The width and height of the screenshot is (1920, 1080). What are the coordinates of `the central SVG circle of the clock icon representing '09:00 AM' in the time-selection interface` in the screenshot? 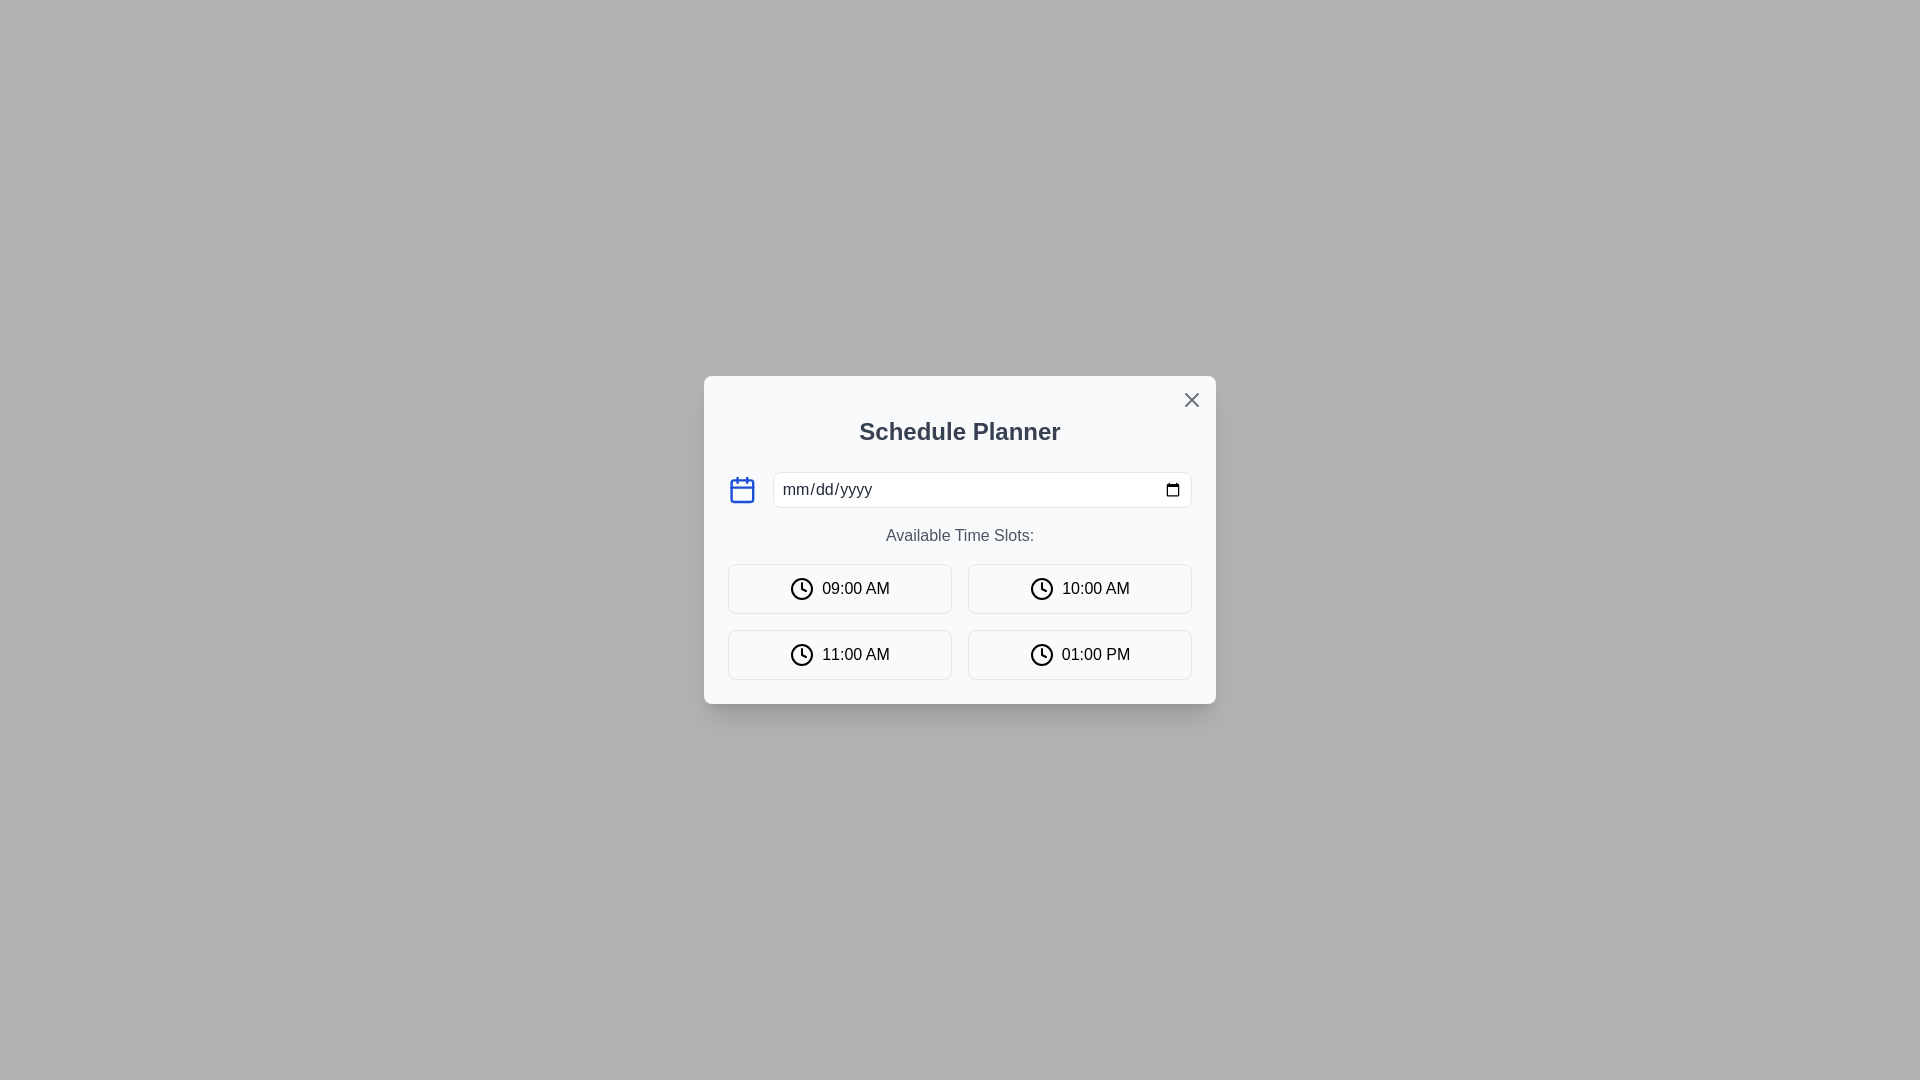 It's located at (802, 588).